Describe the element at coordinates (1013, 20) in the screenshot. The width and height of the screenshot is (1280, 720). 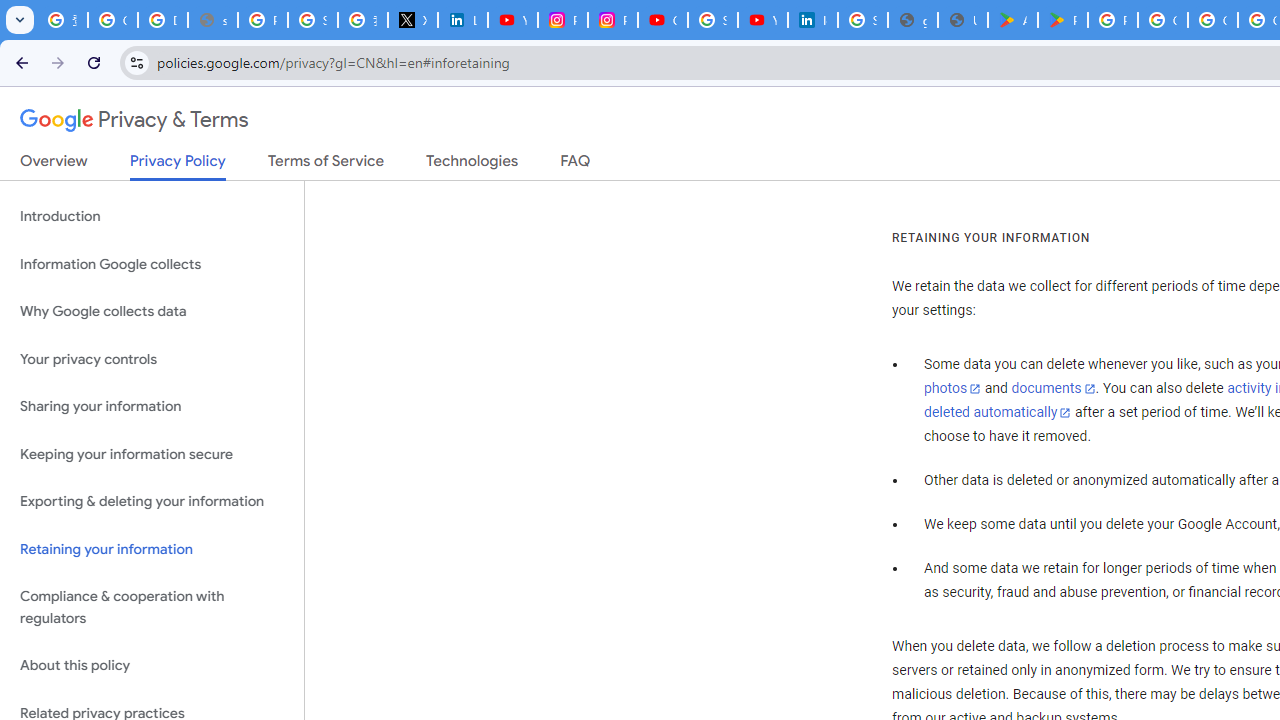
I see `'Android Apps on Google Play'` at that location.